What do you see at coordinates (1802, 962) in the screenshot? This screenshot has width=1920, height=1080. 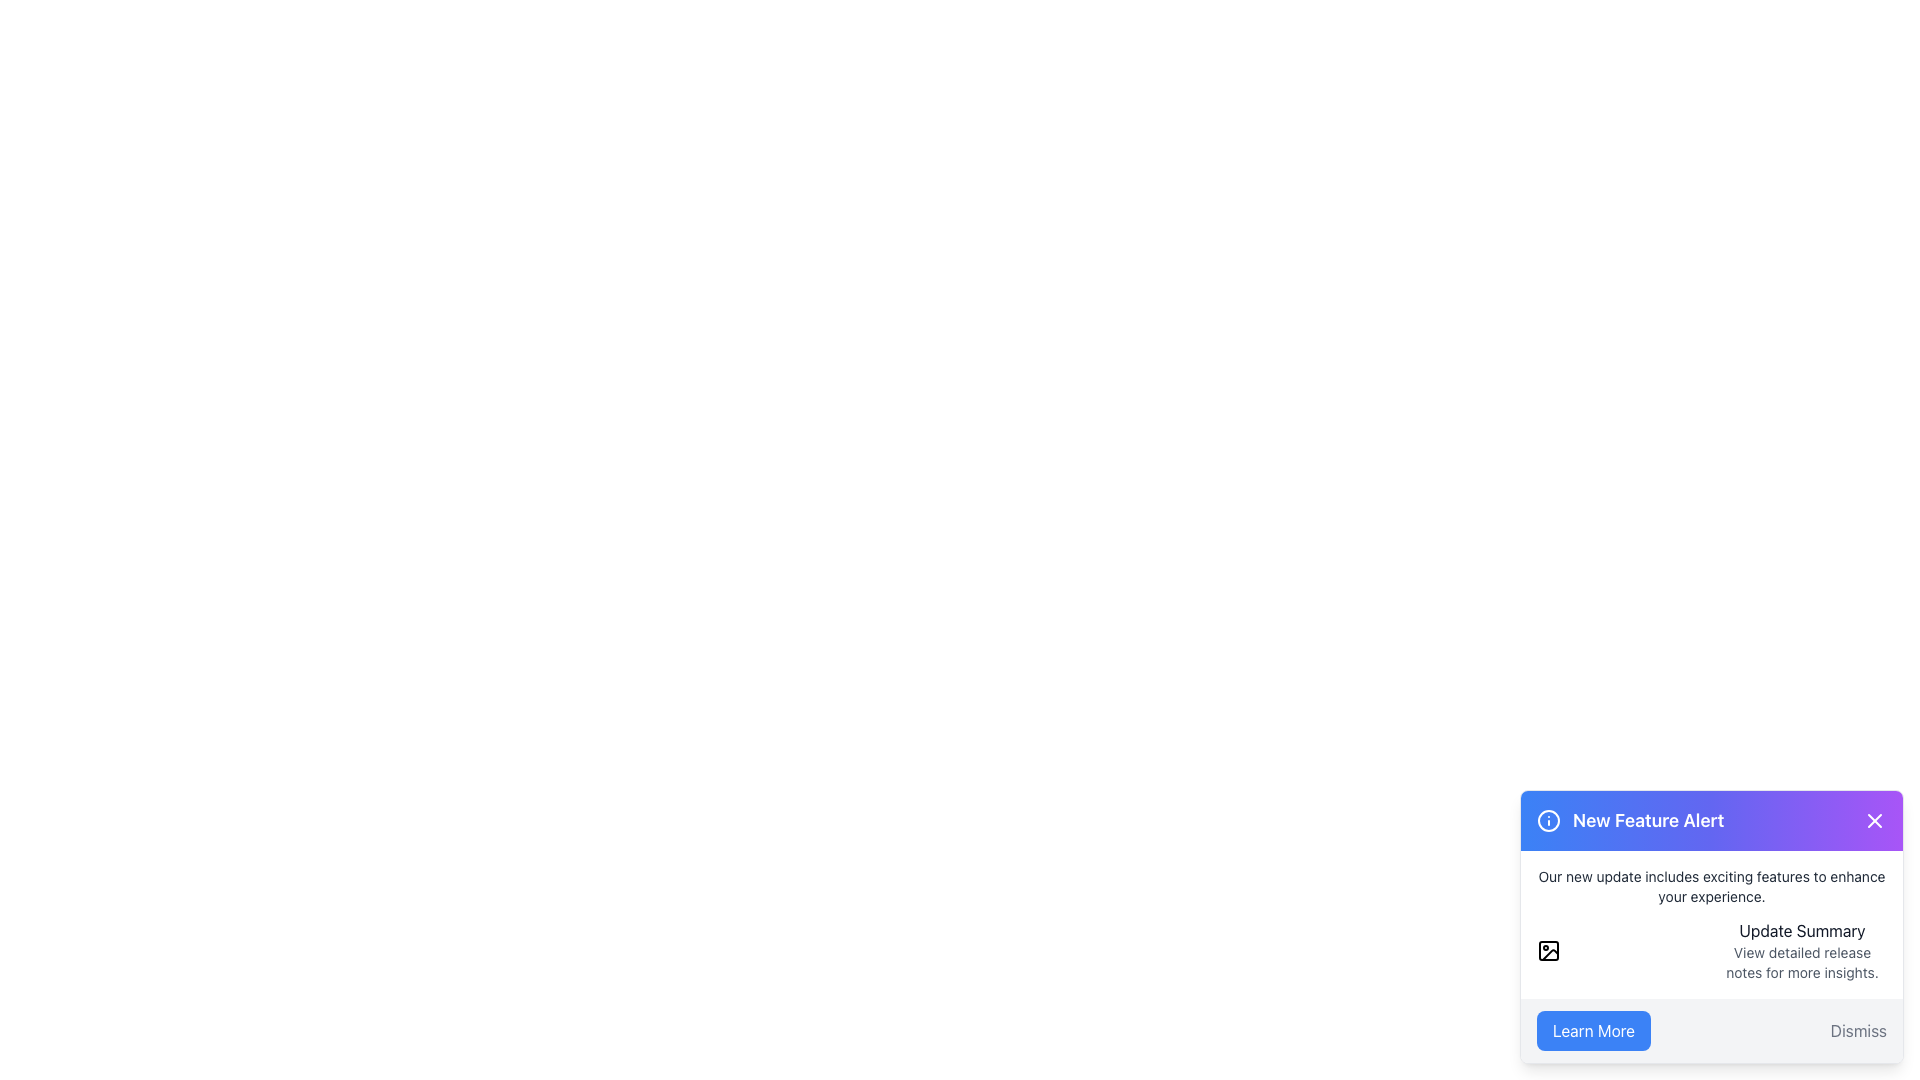 I see `the descriptive text located in the bottom-right section of the notification box, directly below the 'Update Summary' heading` at bounding box center [1802, 962].